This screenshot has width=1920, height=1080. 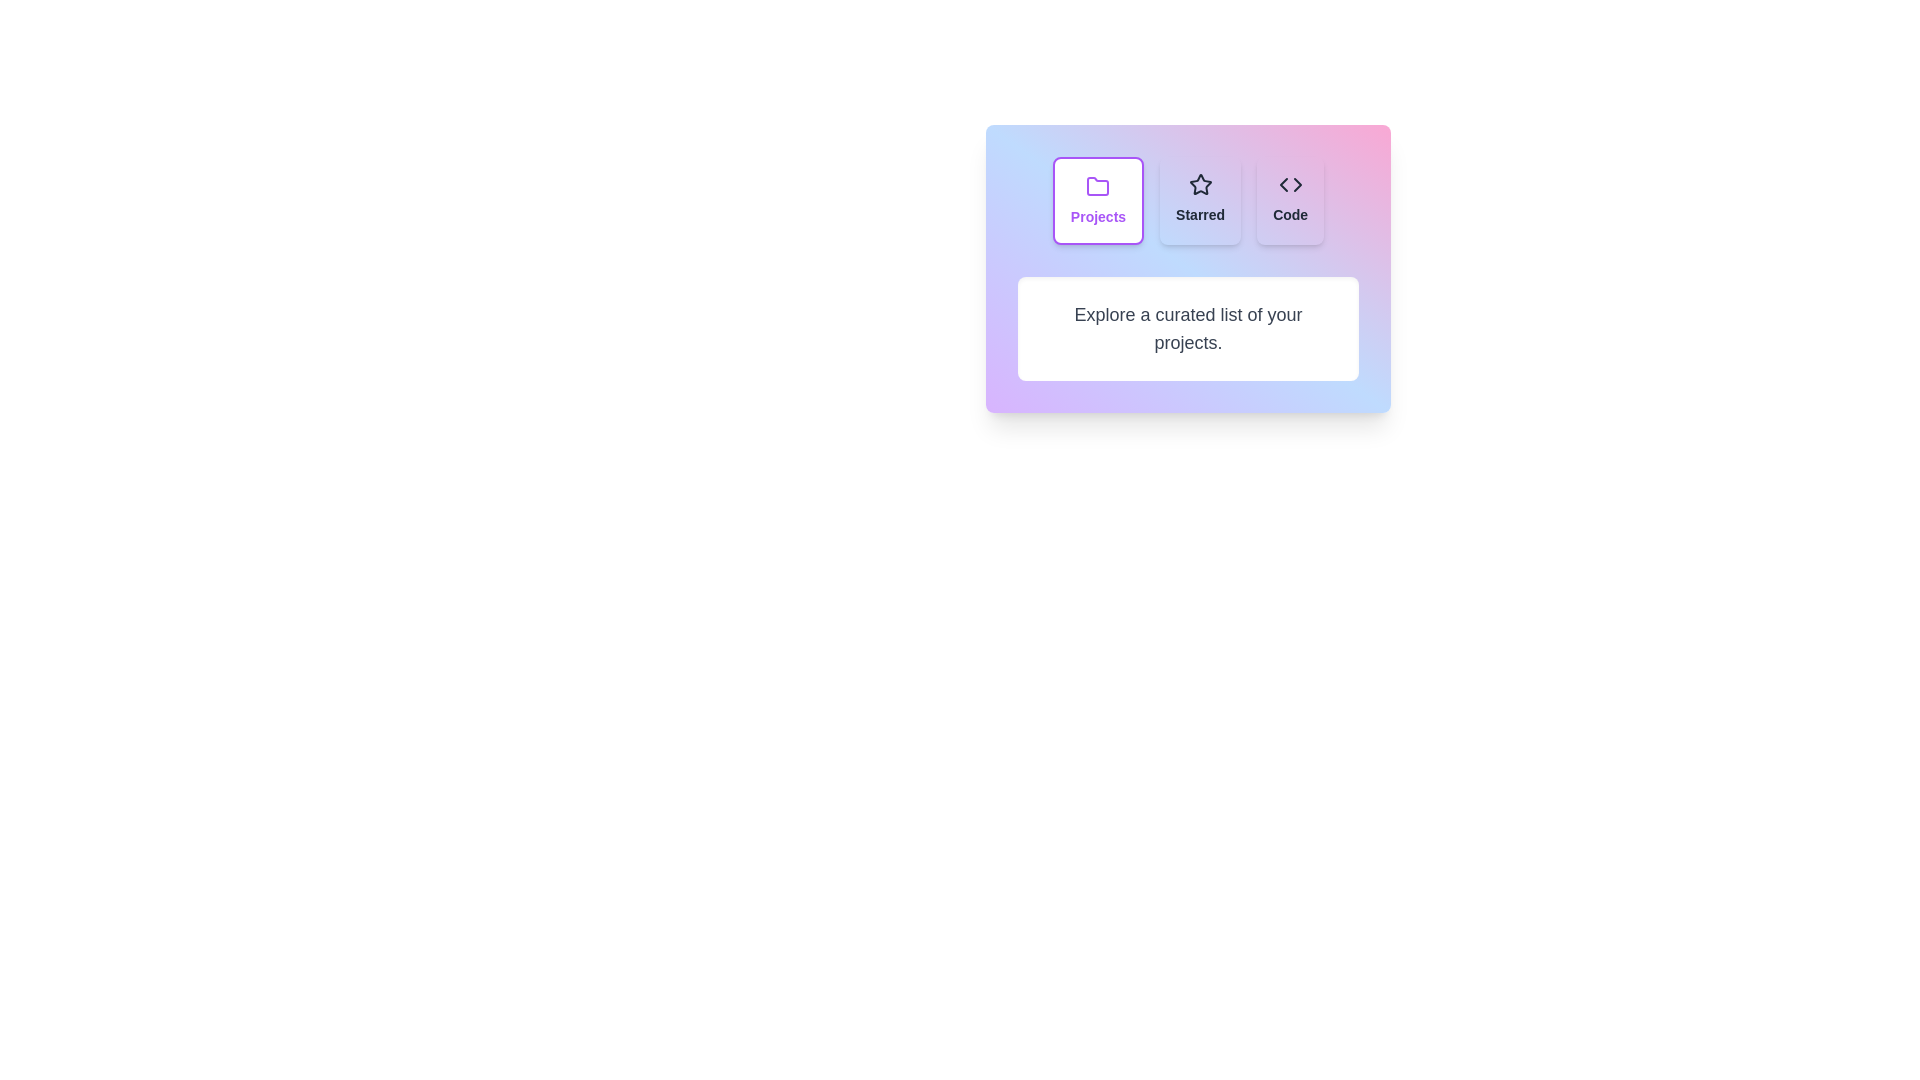 I want to click on the tab labeled Projects, so click(x=1097, y=200).